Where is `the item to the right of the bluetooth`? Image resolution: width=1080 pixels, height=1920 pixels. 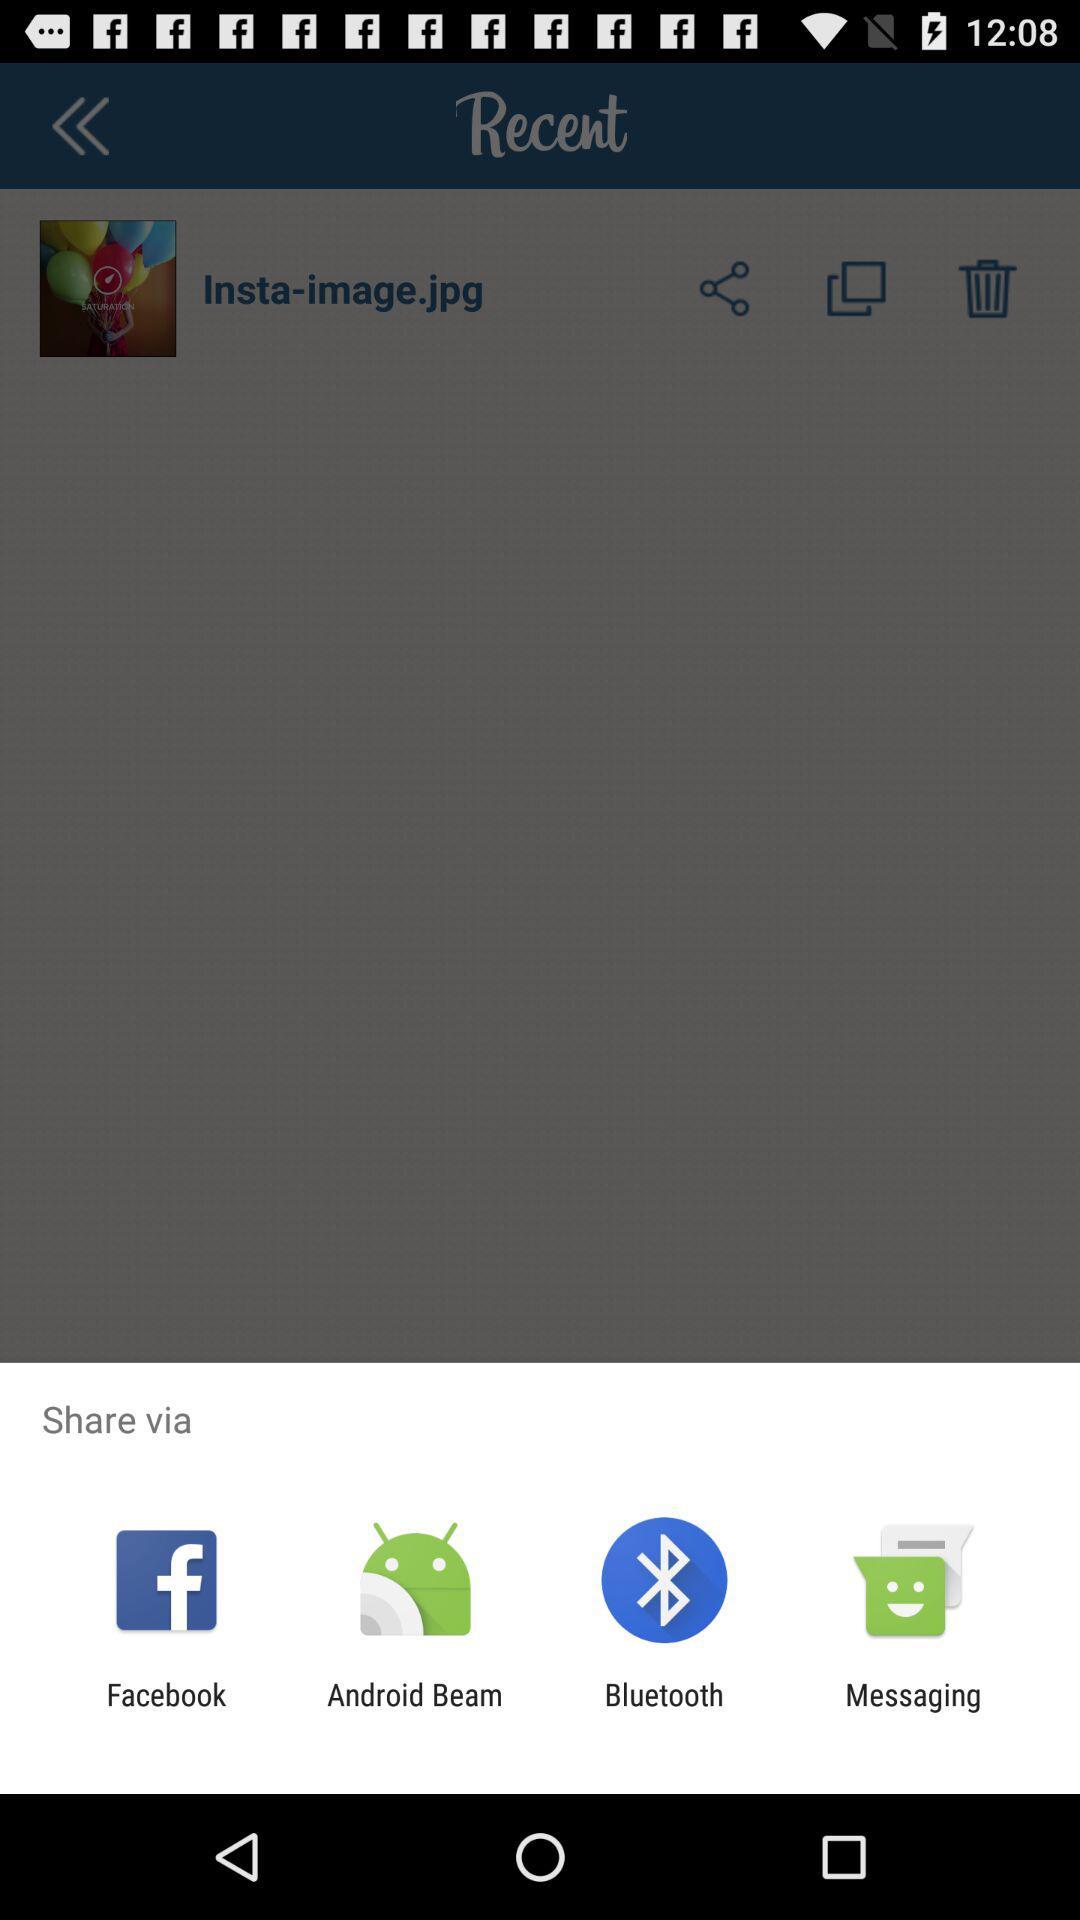
the item to the right of the bluetooth is located at coordinates (913, 1711).